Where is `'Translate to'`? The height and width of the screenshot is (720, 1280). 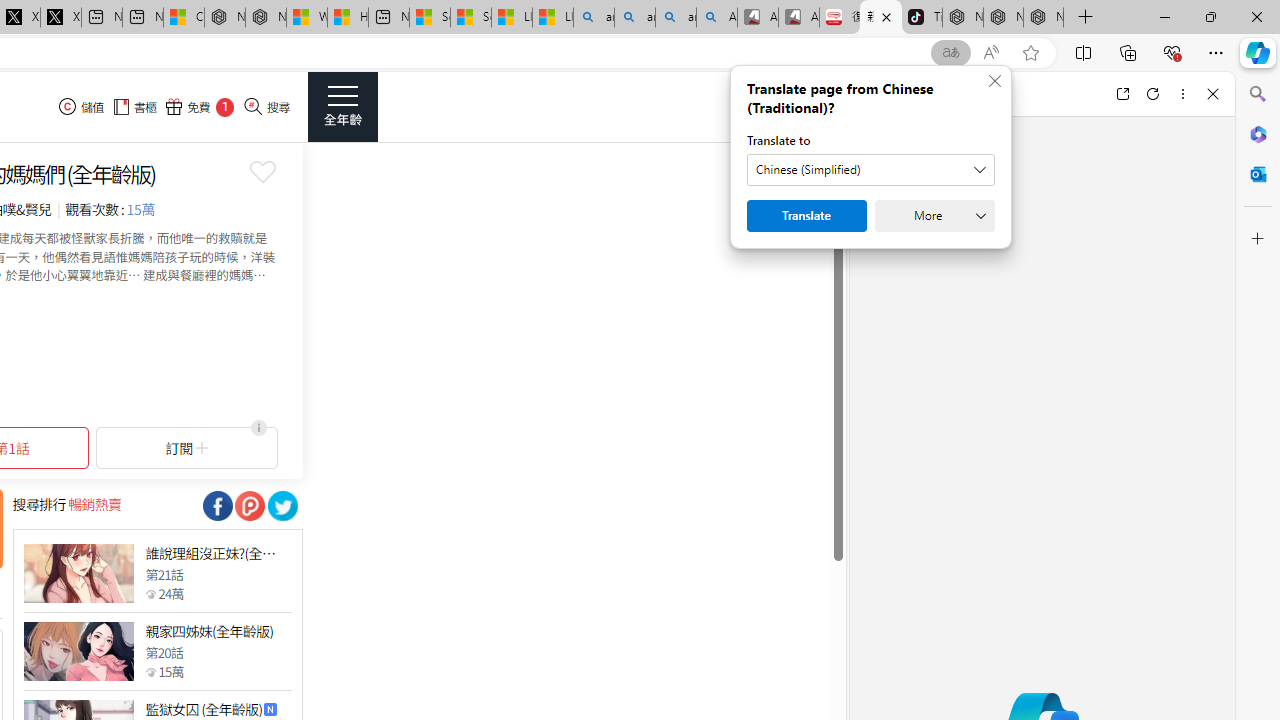
'Translate to' is located at coordinates (871, 168).